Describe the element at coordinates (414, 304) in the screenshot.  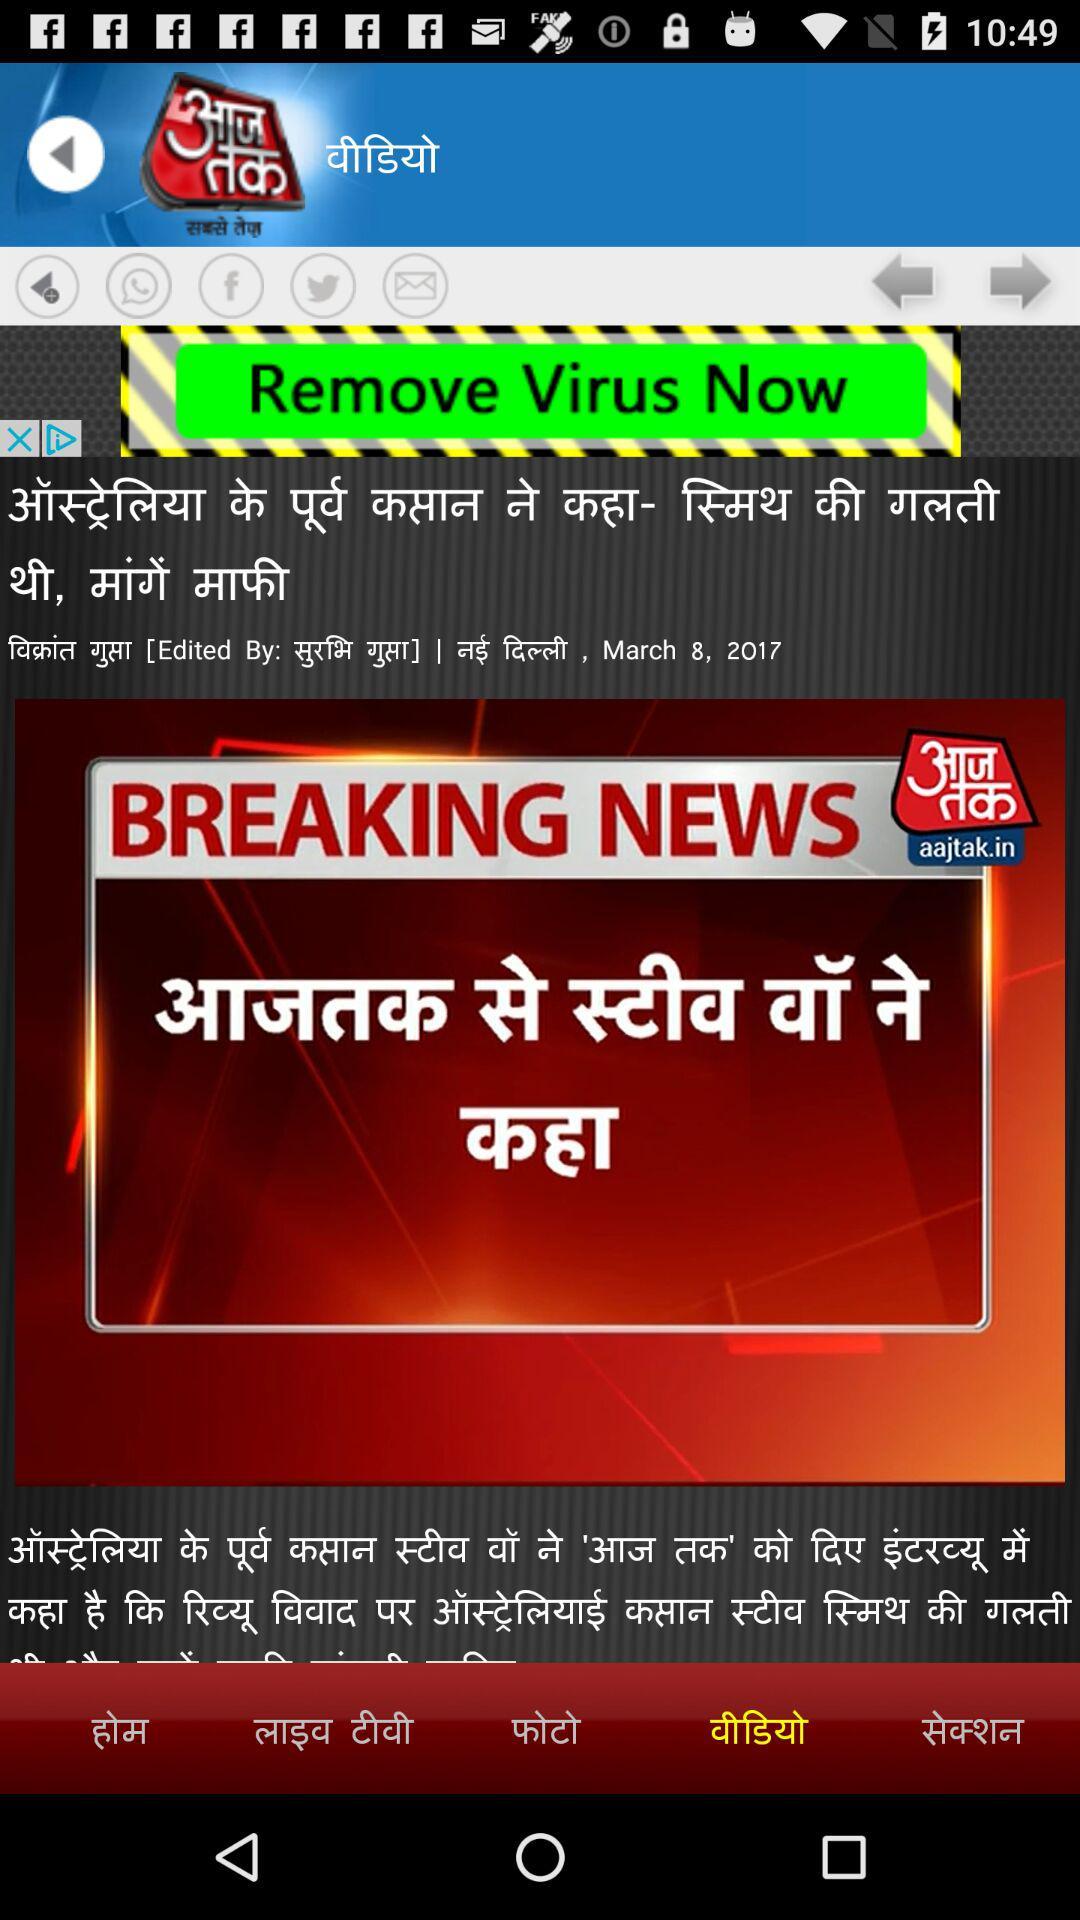
I see `the email icon` at that location.